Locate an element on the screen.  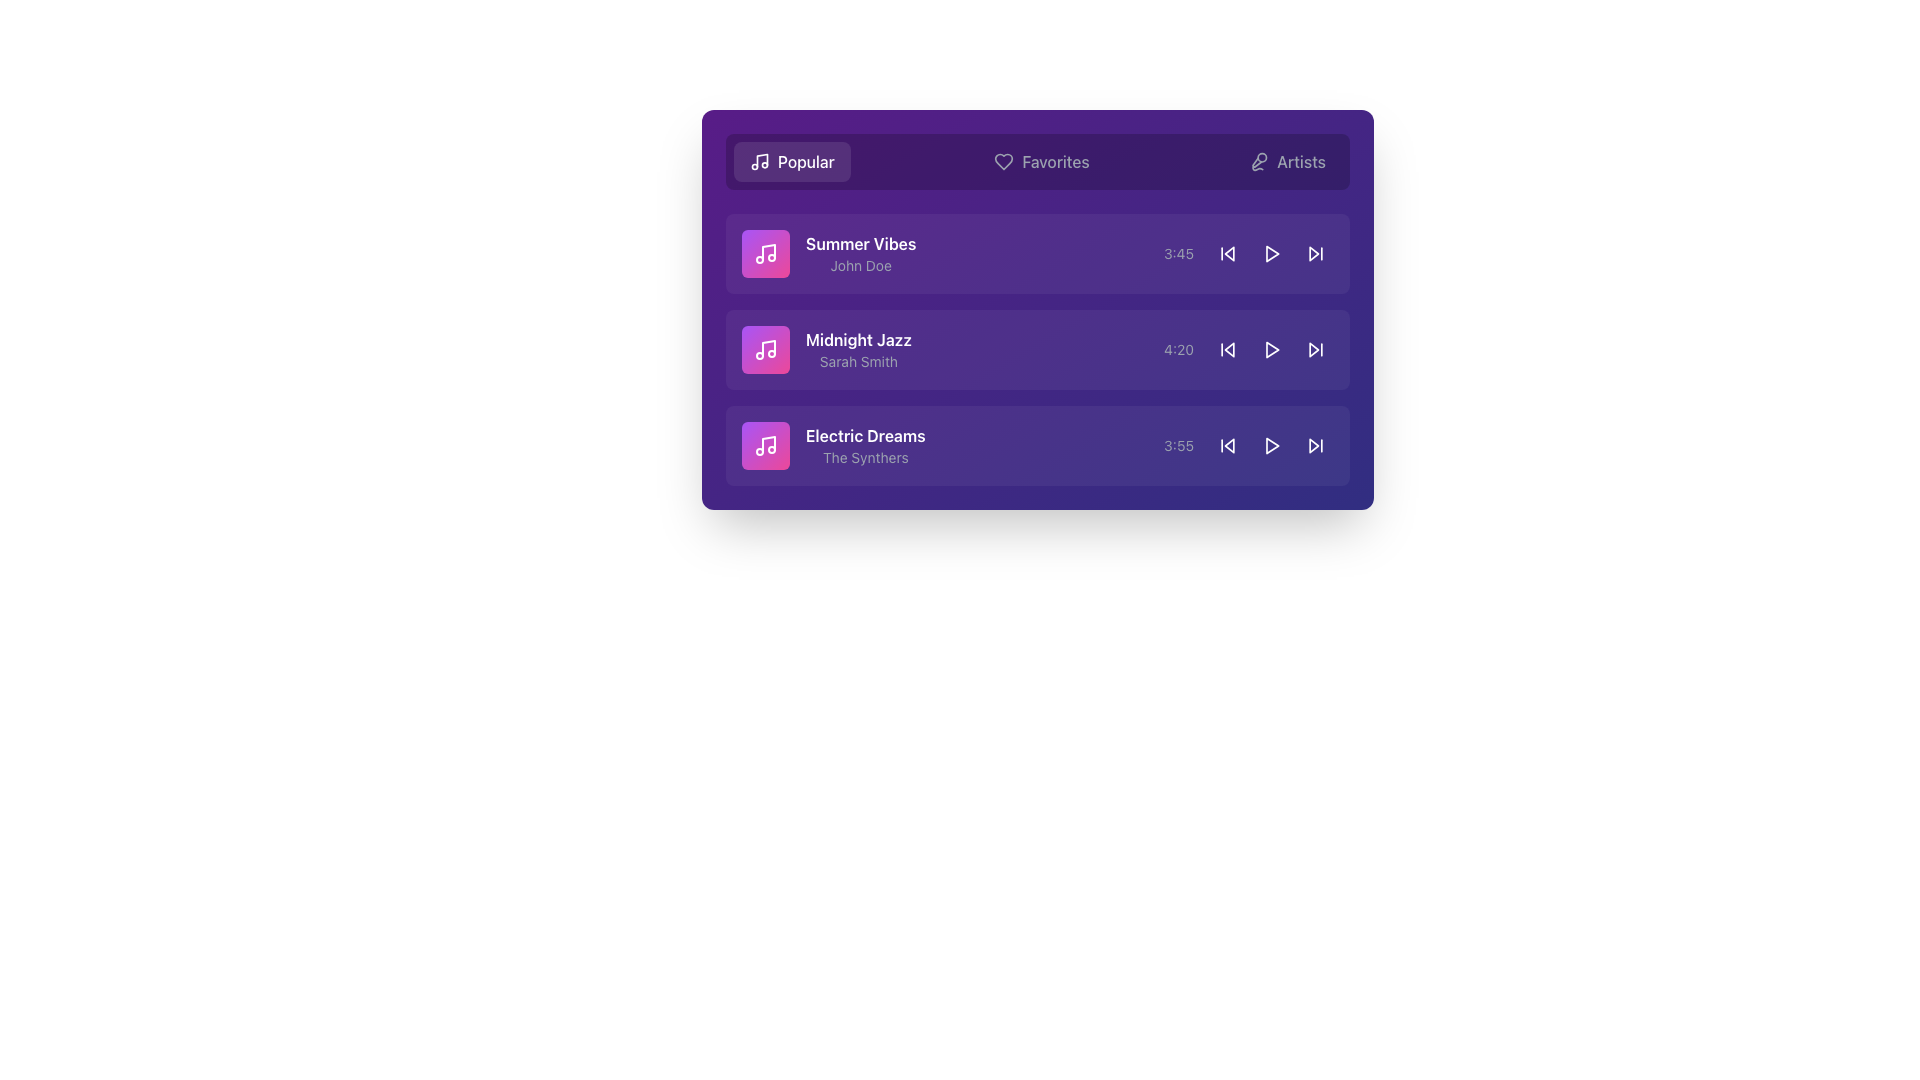
the leftward-facing triangle icon button located in the control bar to skip back to the previous track in the playlist is located at coordinates (1228, 445).